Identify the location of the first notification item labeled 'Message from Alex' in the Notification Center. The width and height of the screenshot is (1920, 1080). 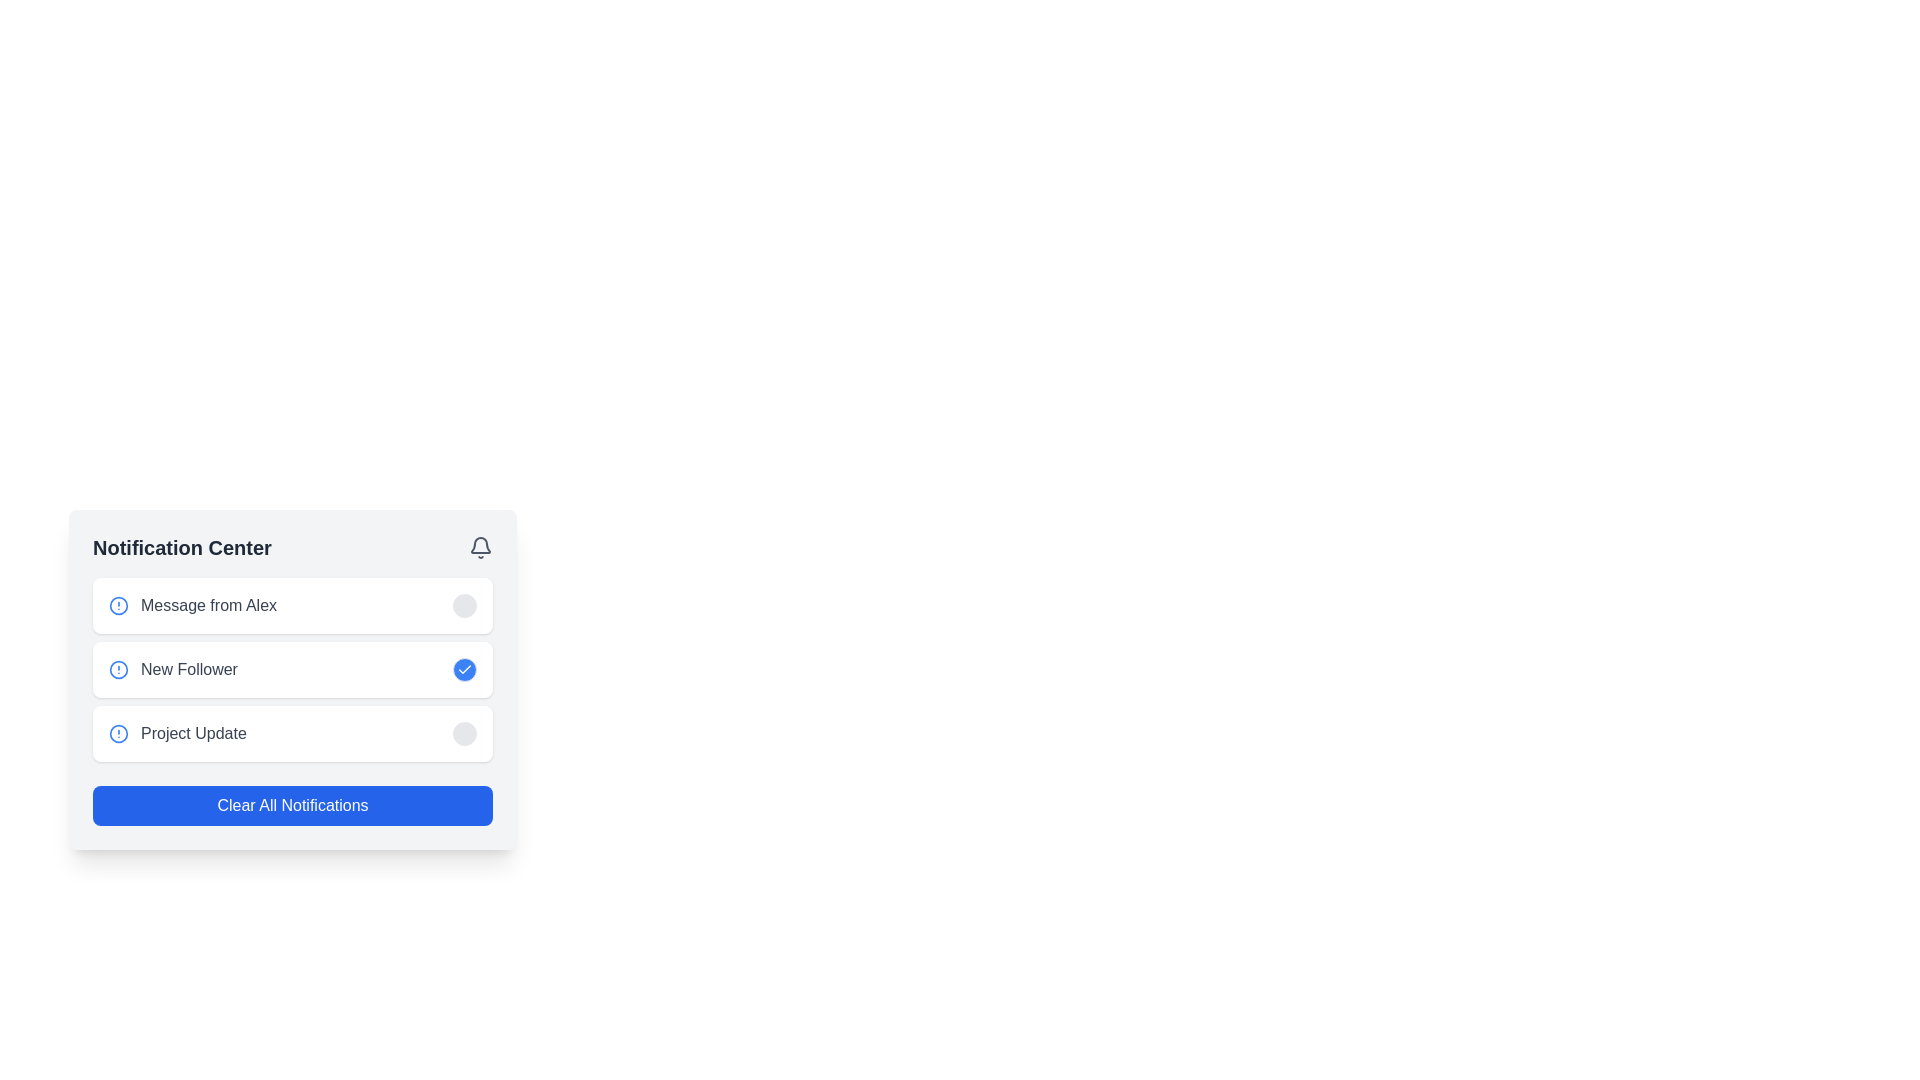
(192, 604).